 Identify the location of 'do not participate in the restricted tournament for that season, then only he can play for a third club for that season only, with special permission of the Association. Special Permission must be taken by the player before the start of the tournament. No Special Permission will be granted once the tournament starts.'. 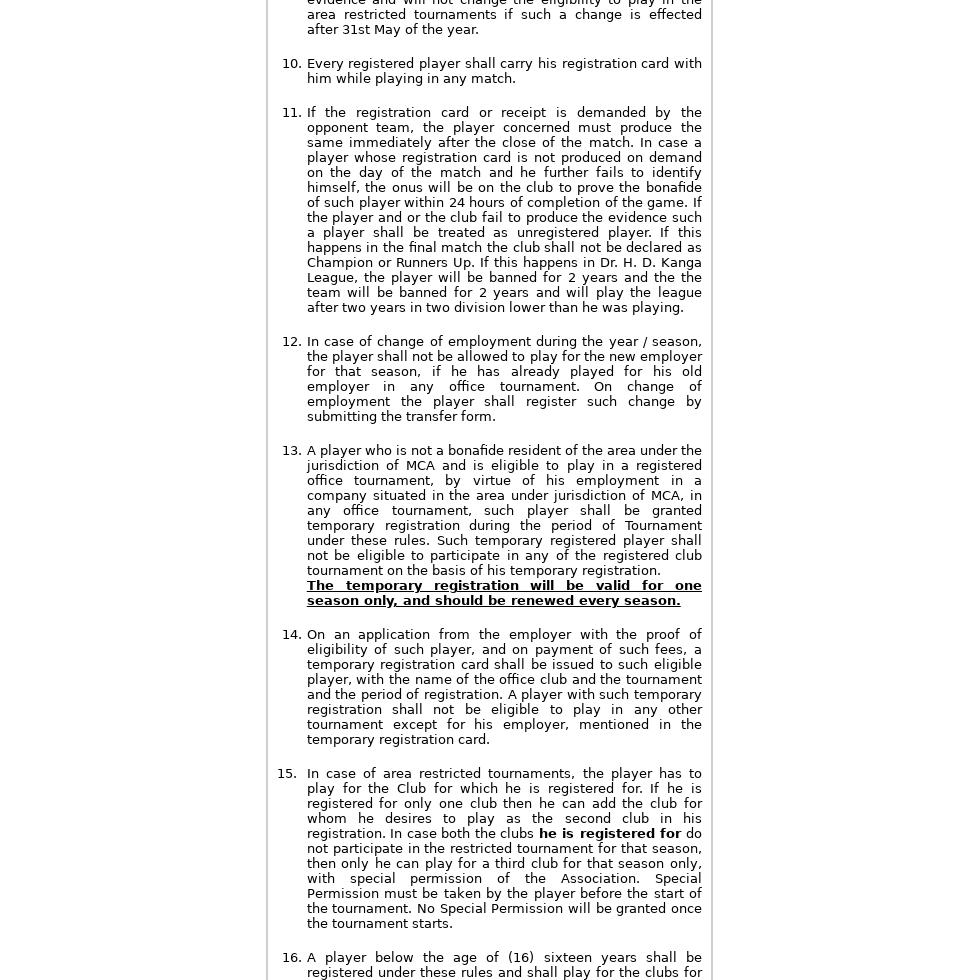
(503, 878).